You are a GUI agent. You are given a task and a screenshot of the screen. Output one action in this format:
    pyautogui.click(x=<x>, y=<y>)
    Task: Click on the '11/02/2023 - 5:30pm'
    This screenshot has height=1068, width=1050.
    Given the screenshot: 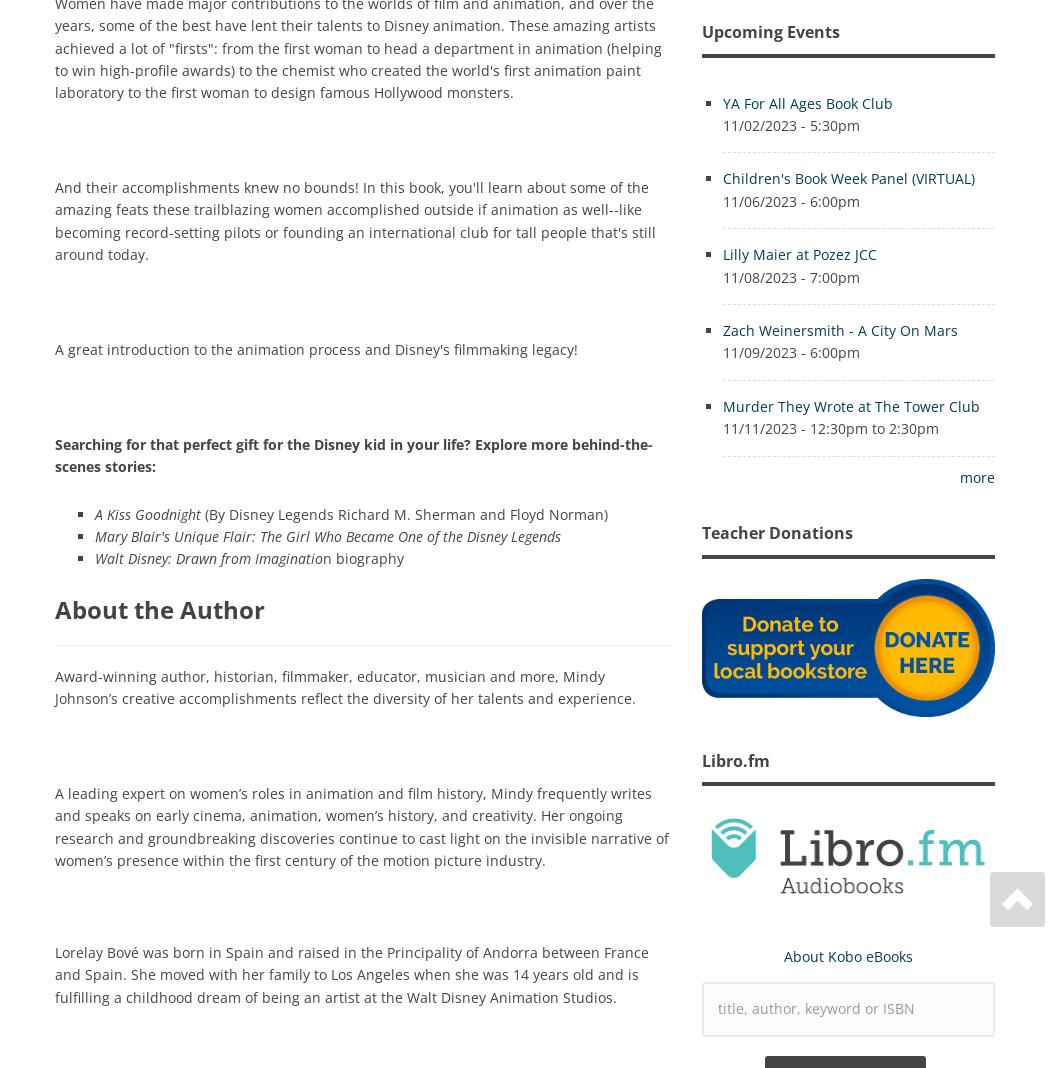 What is the action you would take?
    pyautogui.click(x=789, y=124)
    